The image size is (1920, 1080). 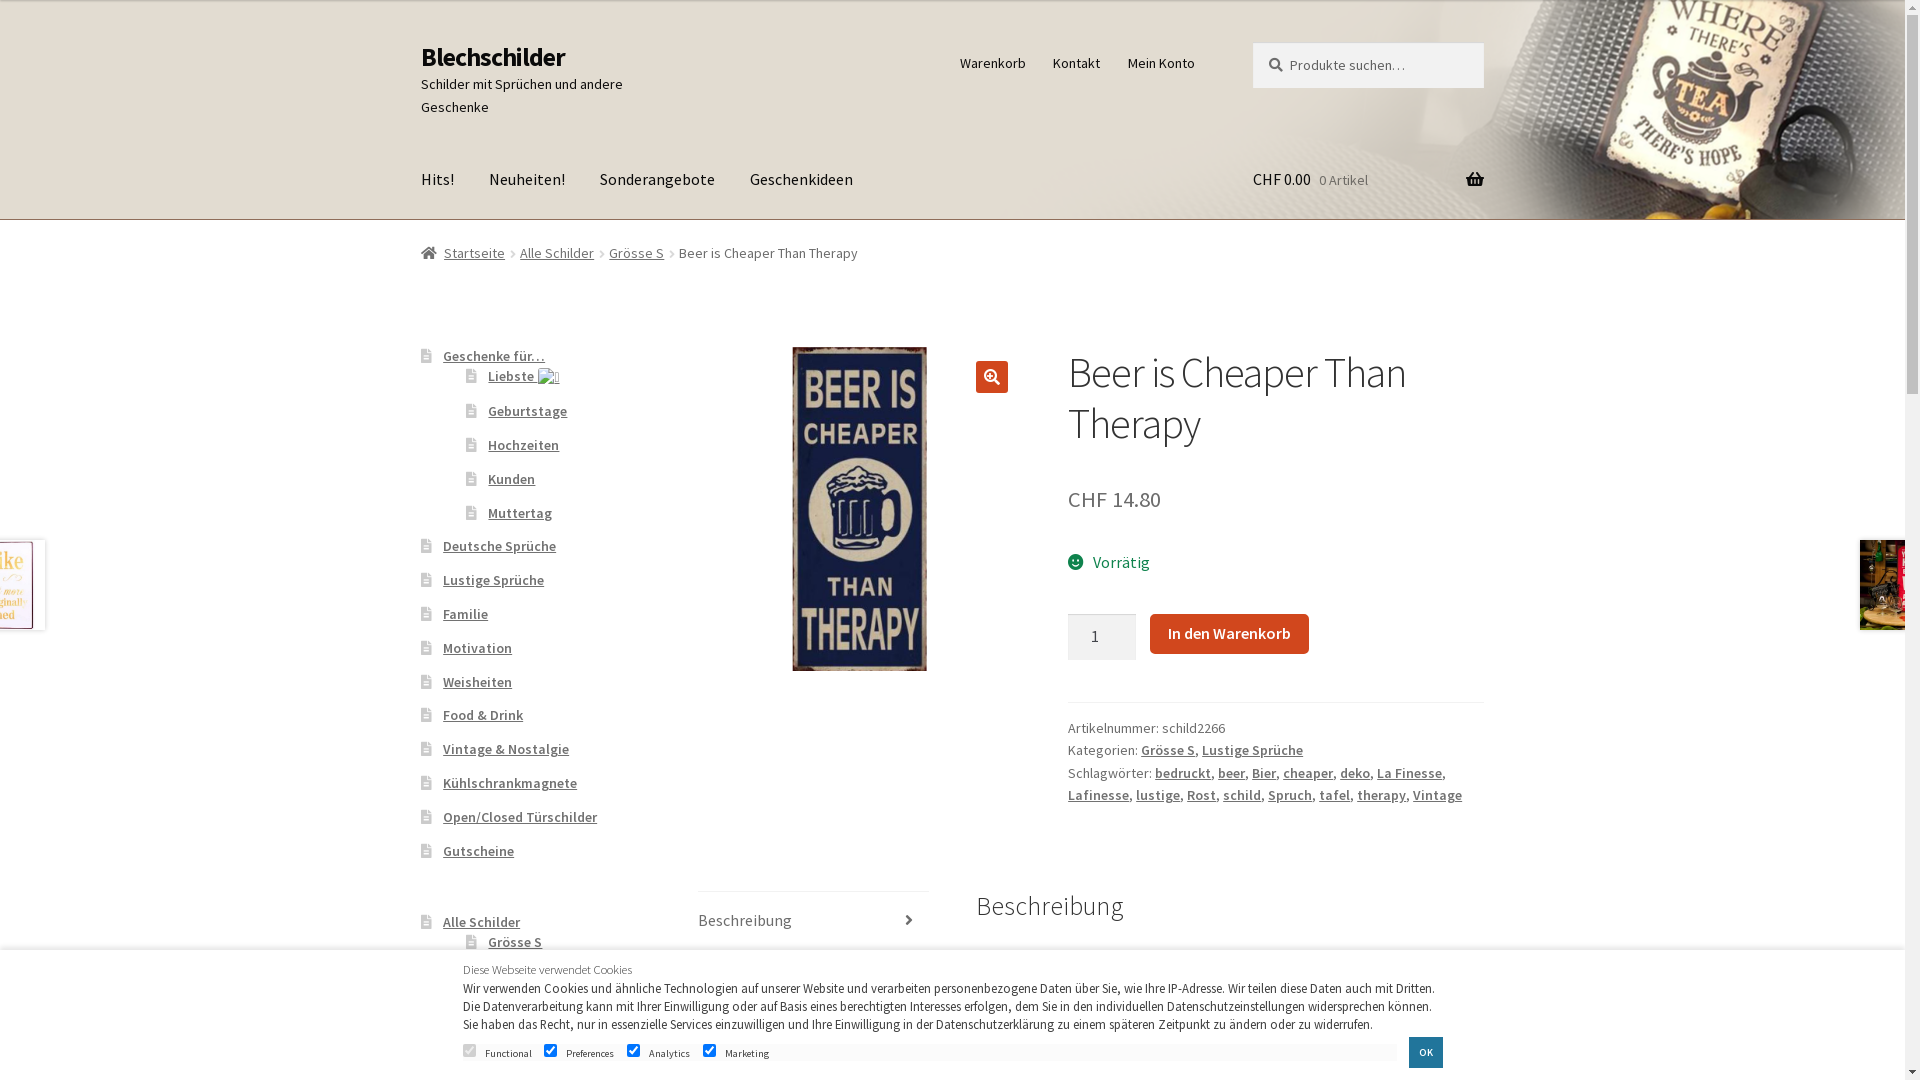 I want to click on 'La Finesse', so click(x=1408, y=771).